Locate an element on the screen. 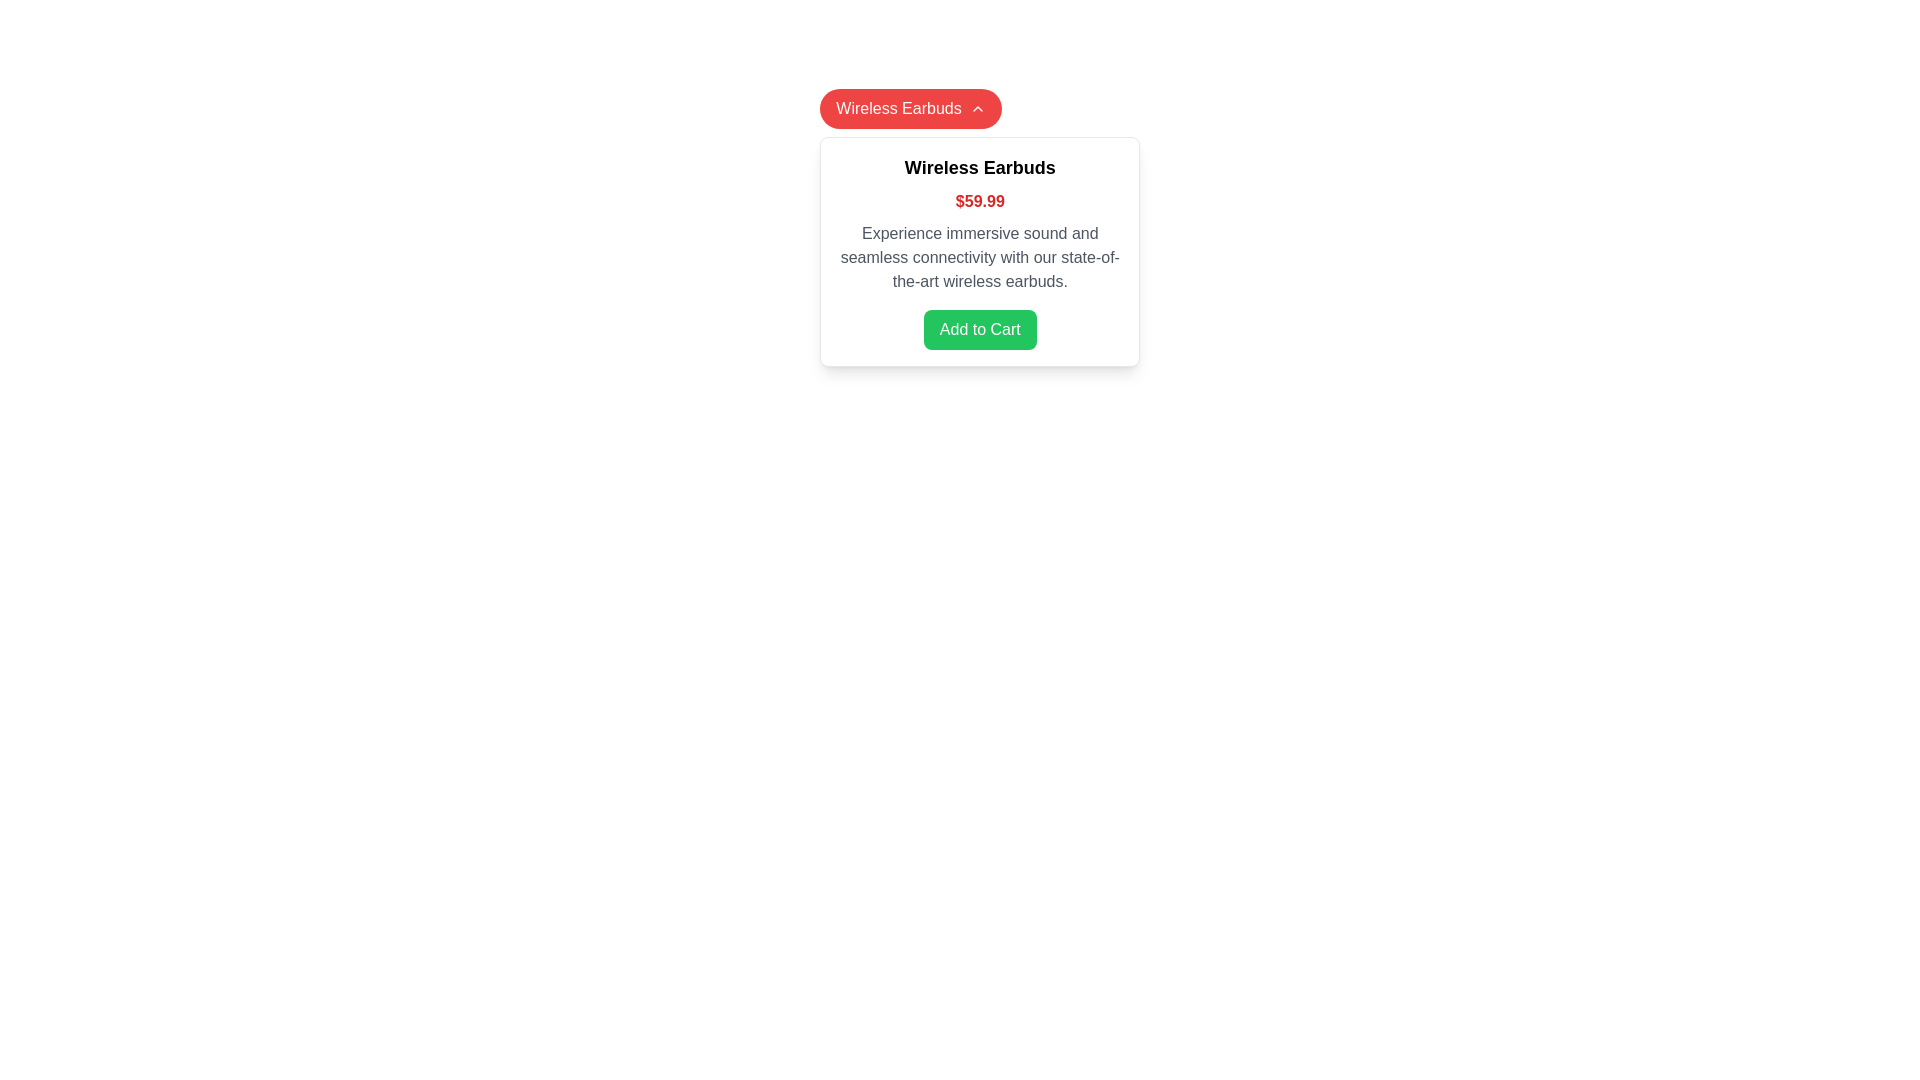 The image size is (1920, 1080). the 'Add to Cart' green button located at the bottom of the product card is located at coordinates (980, 329).